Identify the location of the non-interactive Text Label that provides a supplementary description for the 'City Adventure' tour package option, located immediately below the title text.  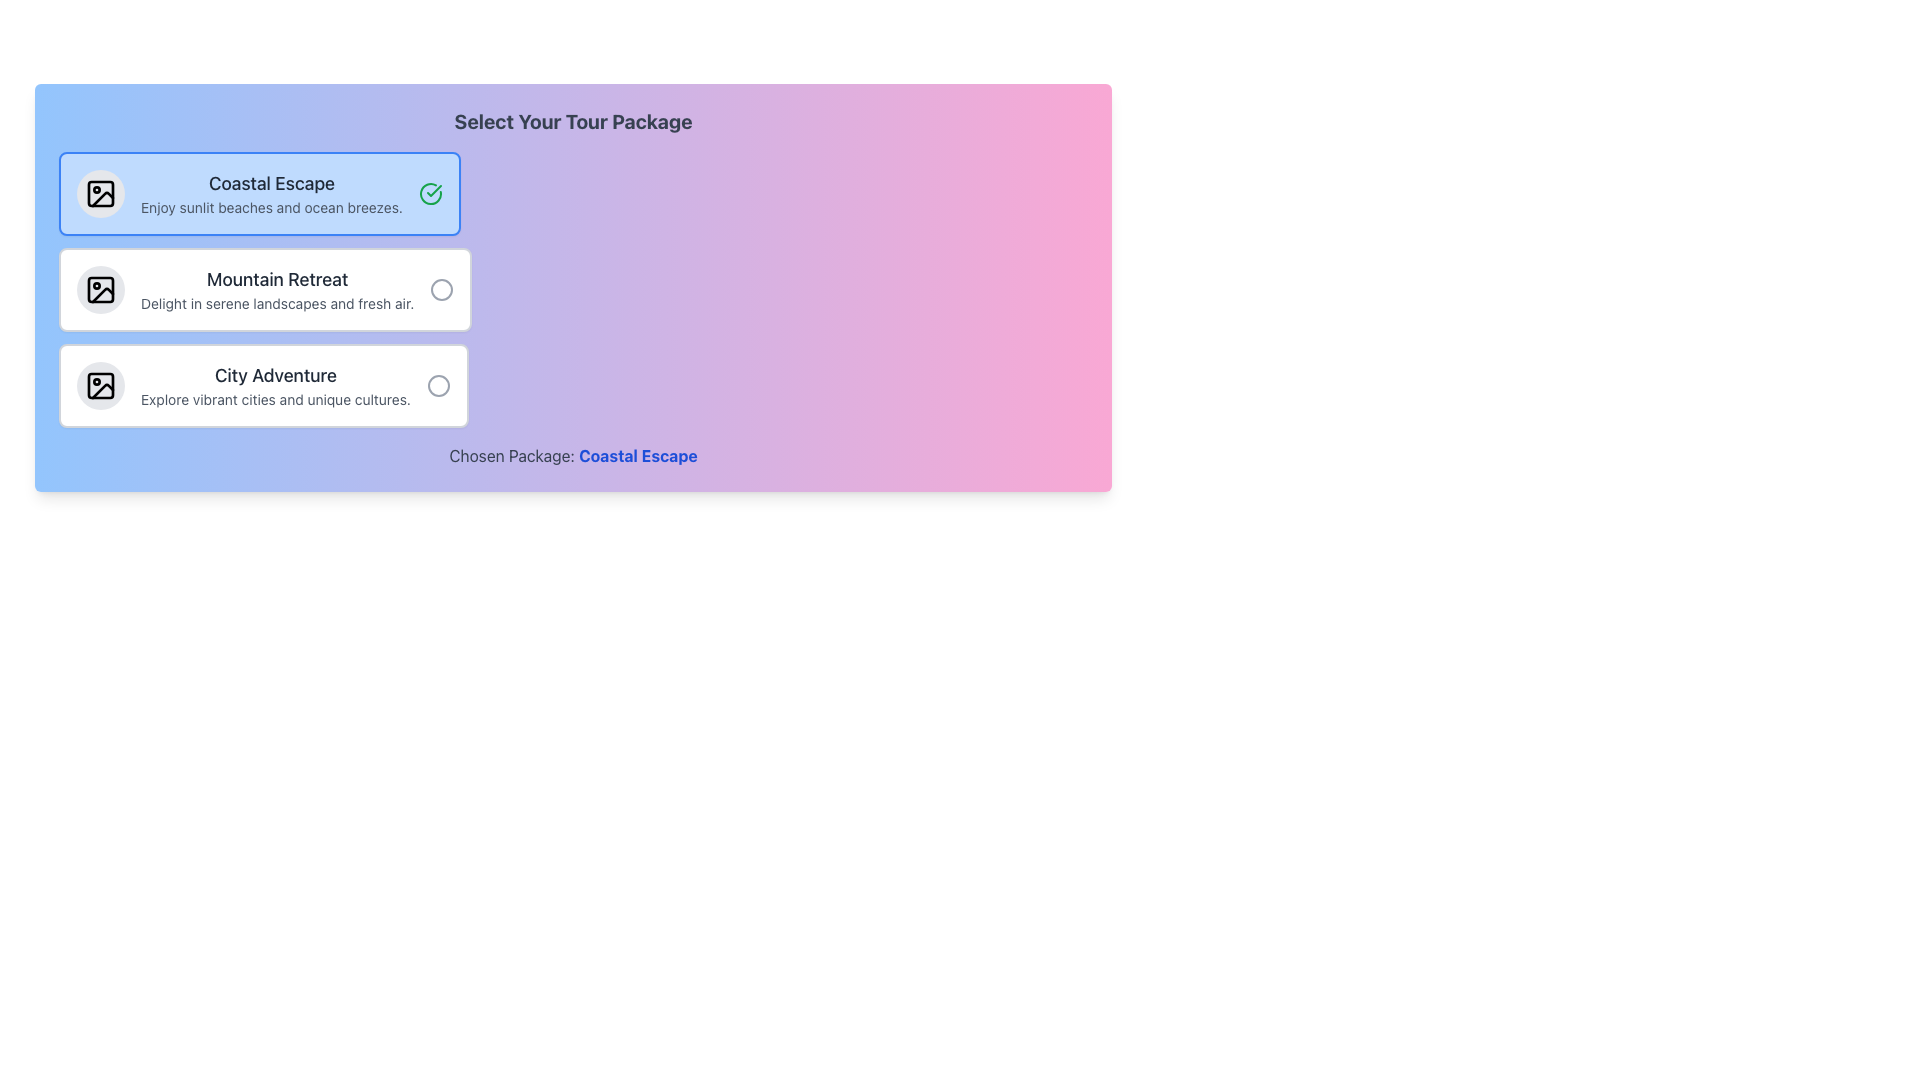
(274, 400).